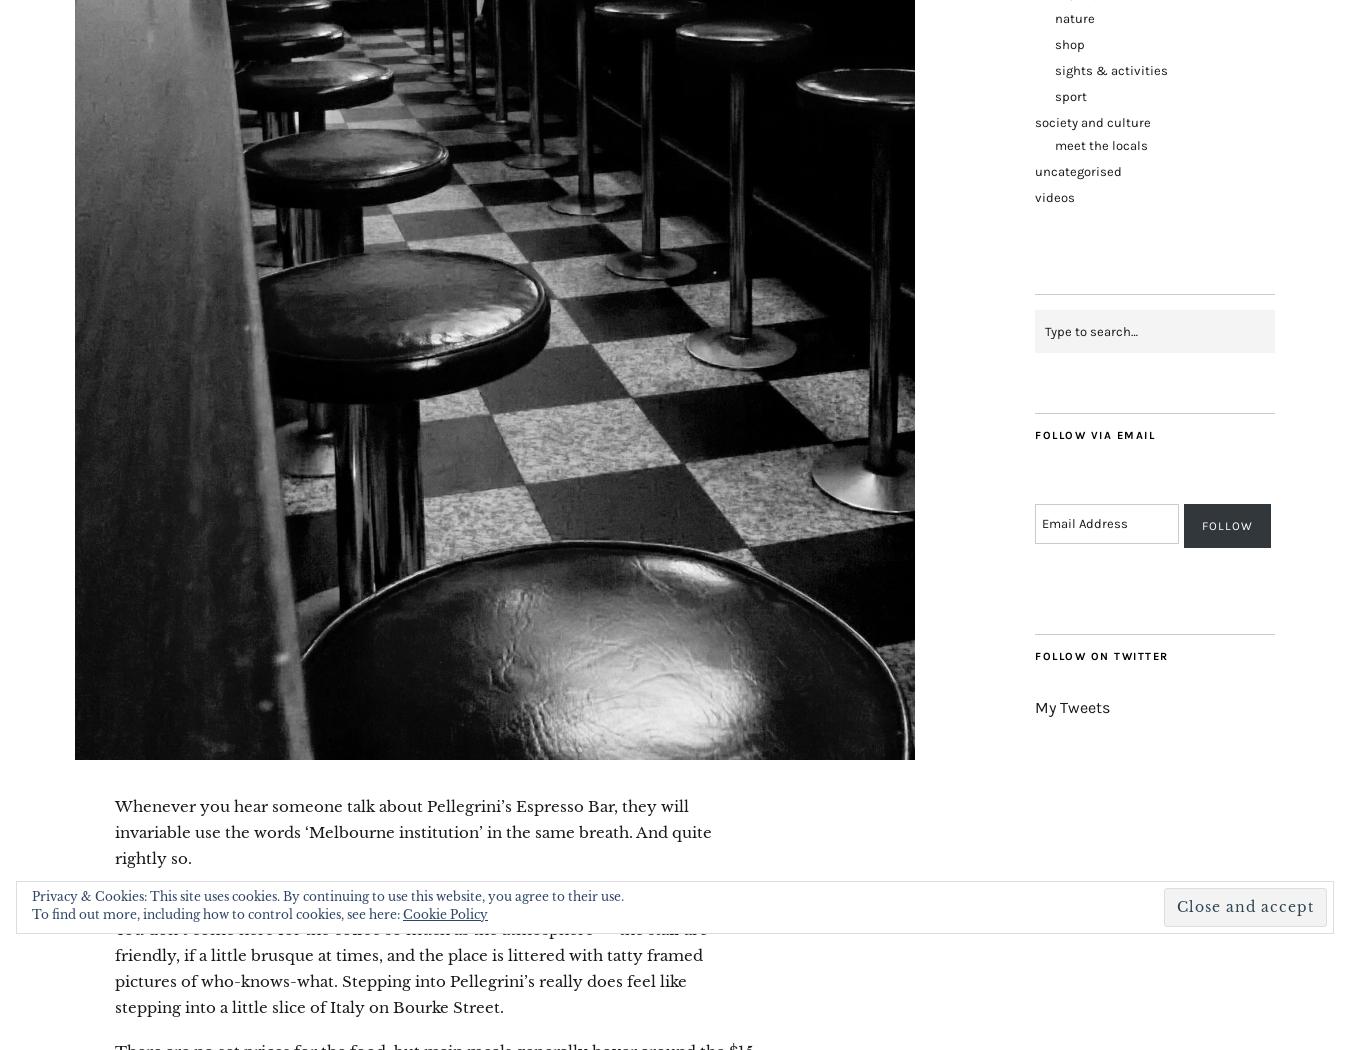  Describe the element at coordinates (445, 914) in the screenshot. I see `'Cookie Policy'` at that location.